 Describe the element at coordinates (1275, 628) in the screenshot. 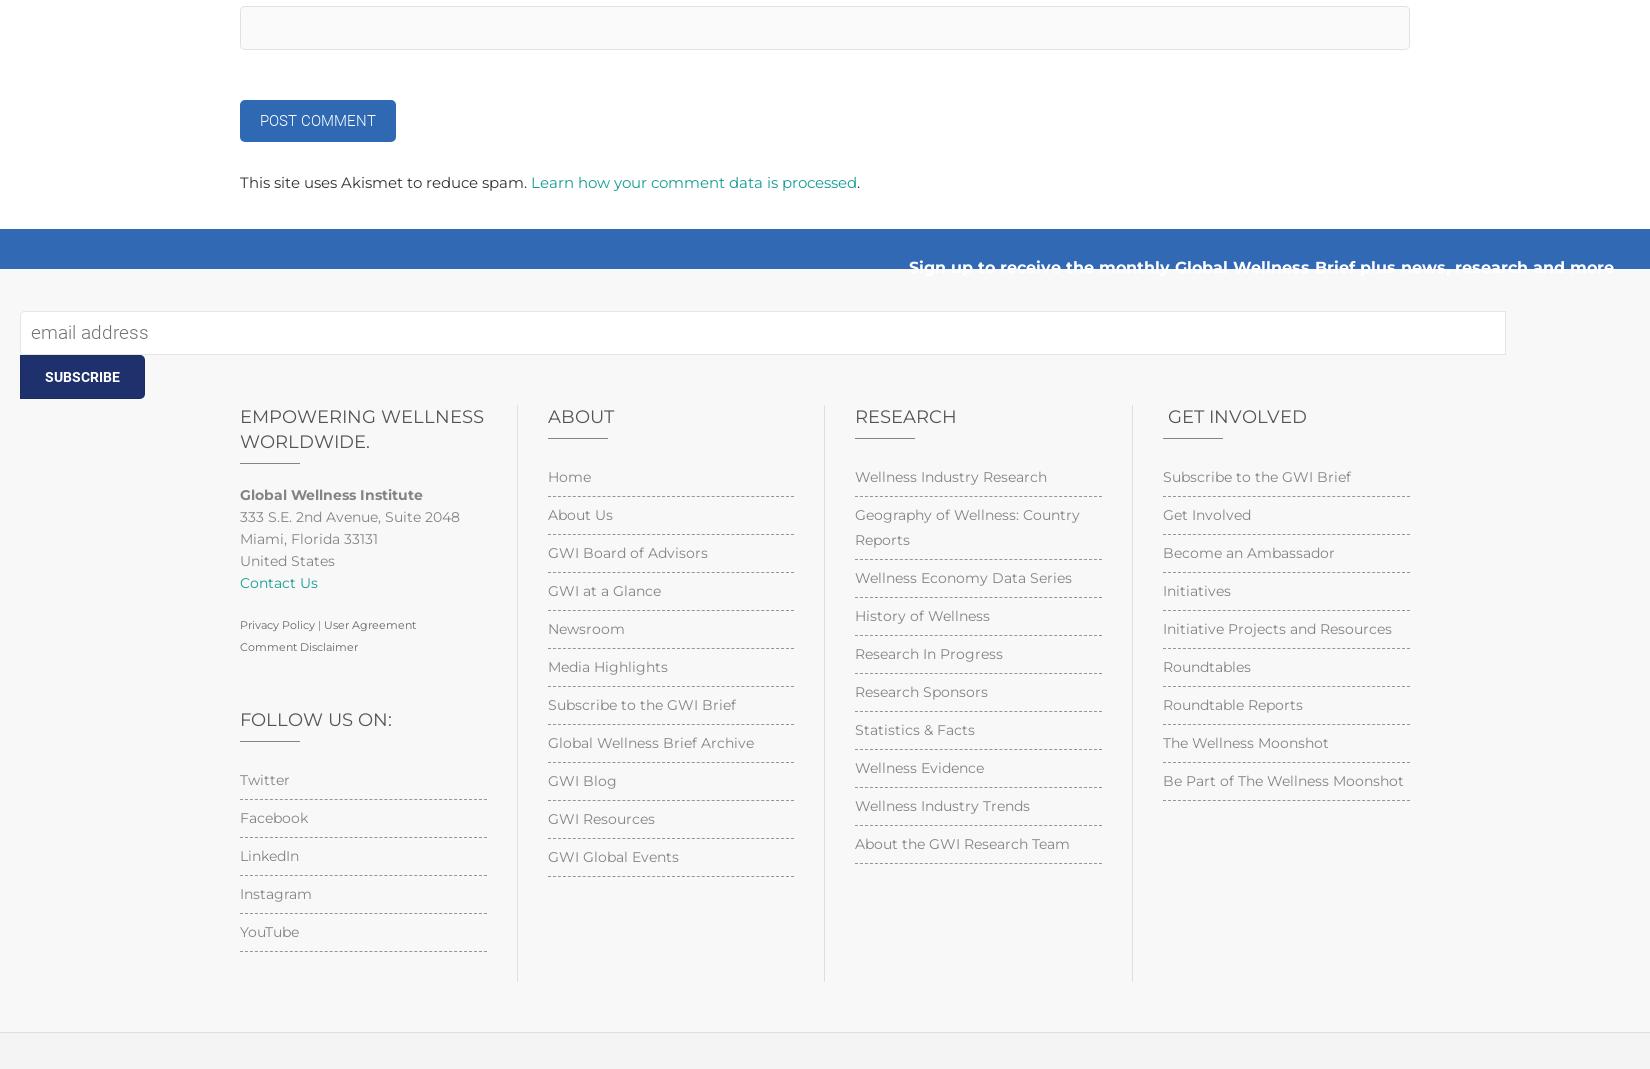

I see `'Initiative Projects and Resources'` at that location.